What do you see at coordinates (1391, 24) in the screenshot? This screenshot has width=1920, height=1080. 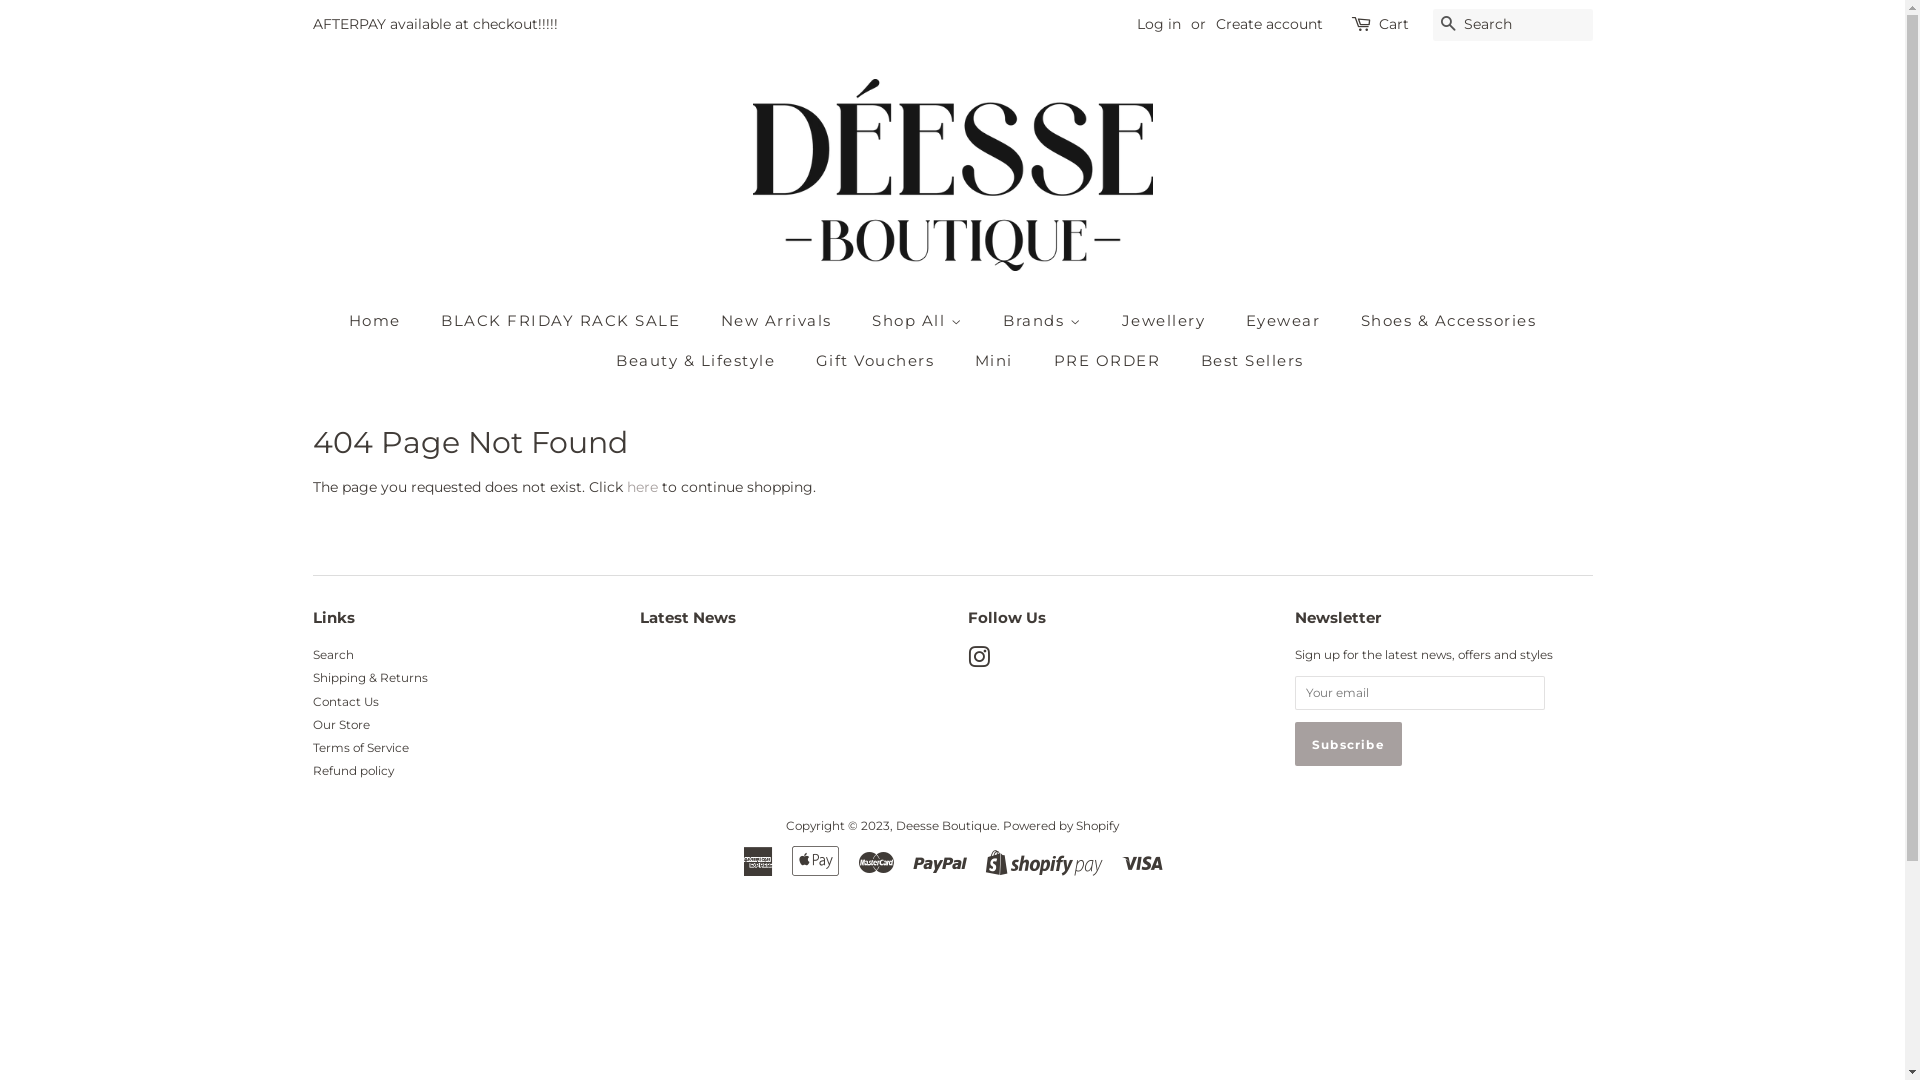 I see `'Cart'` at bounding box center [1391, 24].